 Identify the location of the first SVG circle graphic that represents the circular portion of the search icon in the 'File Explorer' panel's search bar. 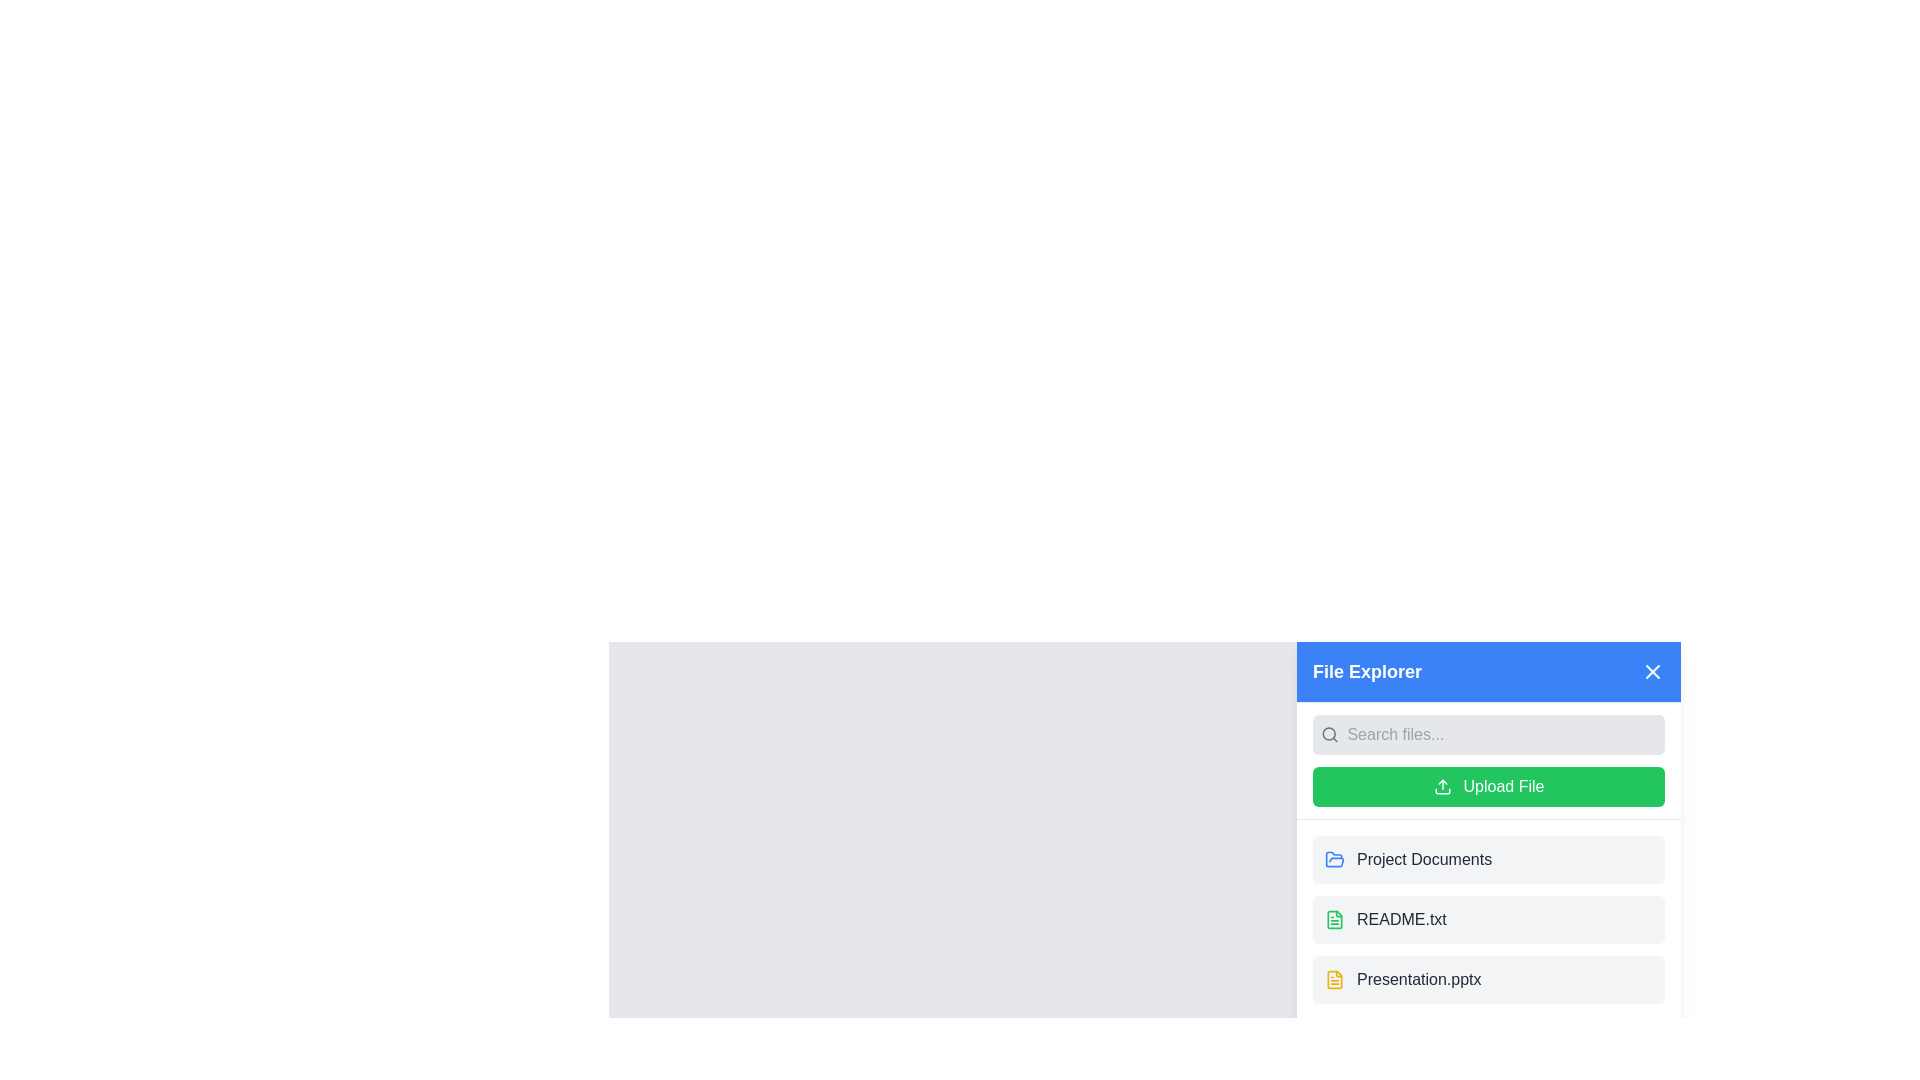
(1329, 734).